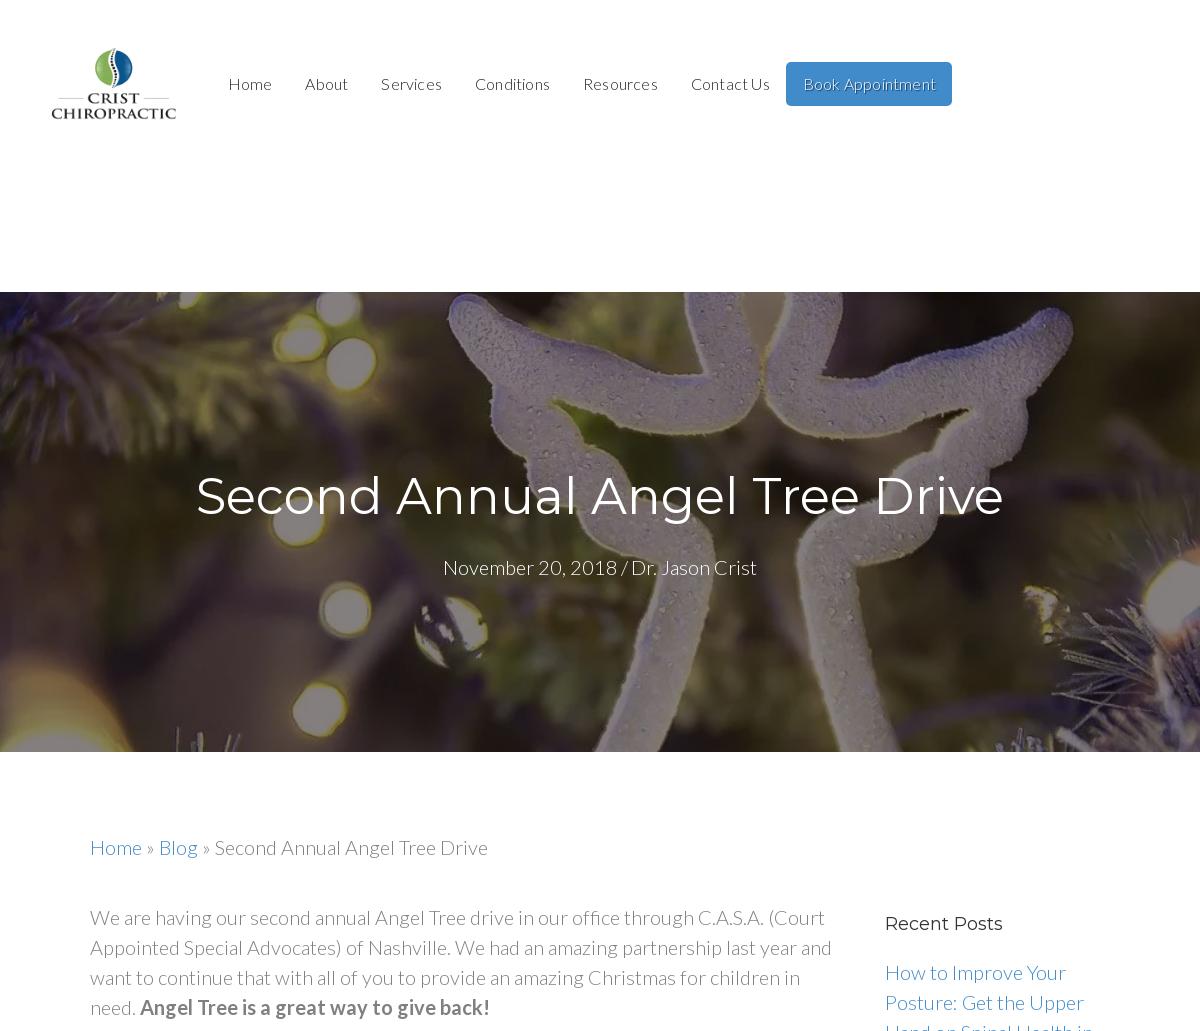 This screenshot has height=1031, width=1200. I want to click on 'We are having our second annual Angel Tree drive in our office through C.A.S.A. (Court Appointed Special Advocates) of Nashville. We had an amazing partnership last year and want to continue that with all of you to provide an amazing Christmas for children in need.', so click(460, 961).